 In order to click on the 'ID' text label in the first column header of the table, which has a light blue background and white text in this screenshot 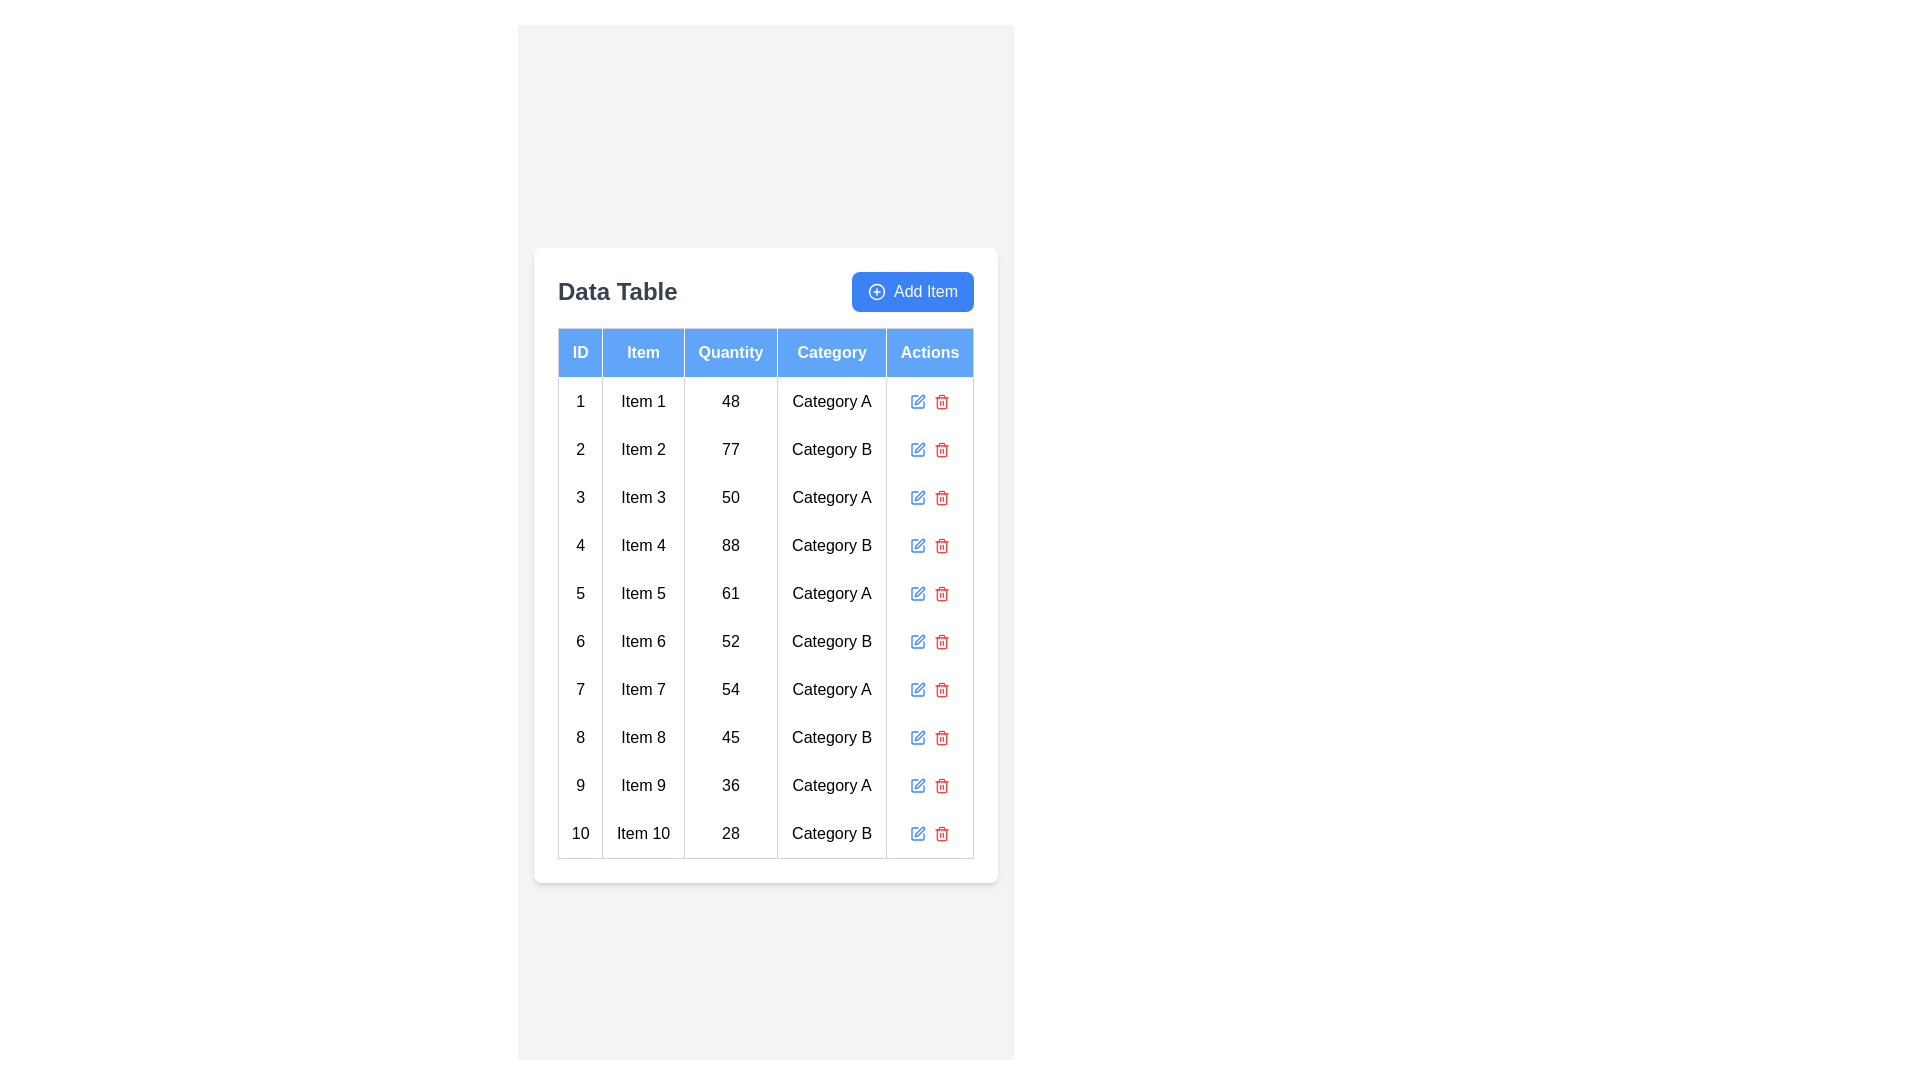, I will do `click(579, 351)`.